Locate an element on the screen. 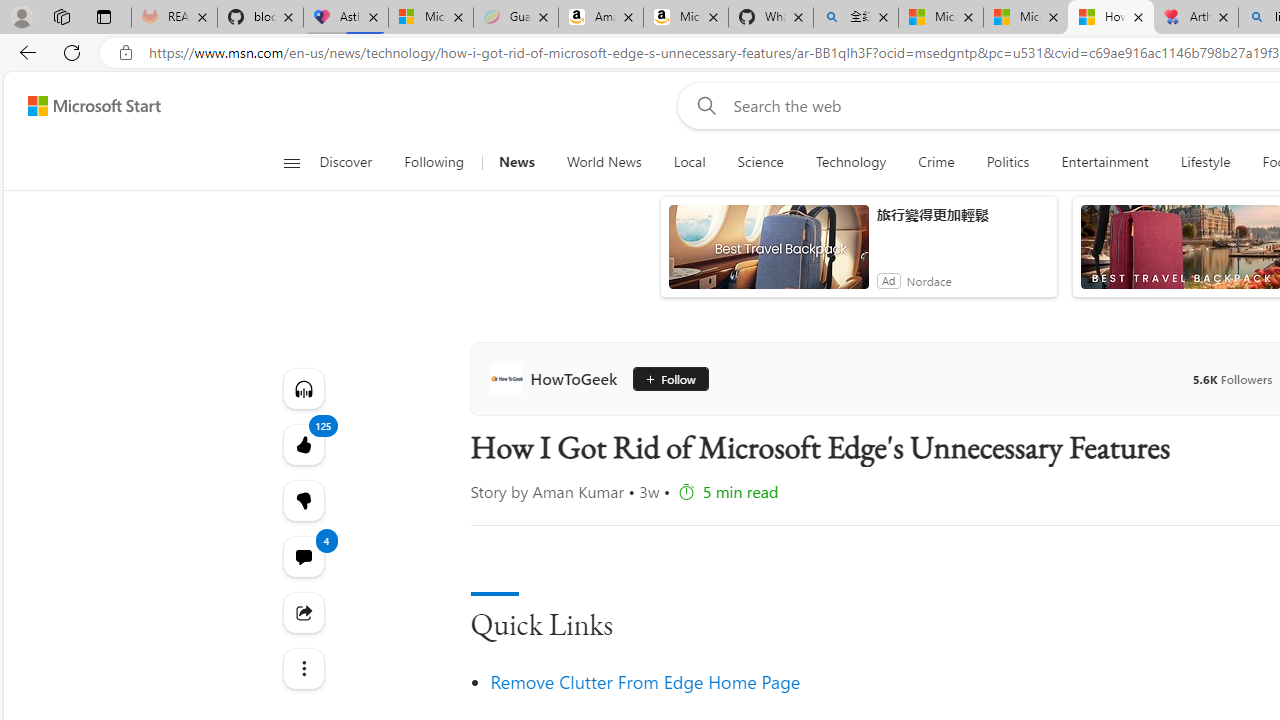 Image resolution: width=1280 pixels, height=720 pixels. 'Science' is located at coordinates (759, 162).